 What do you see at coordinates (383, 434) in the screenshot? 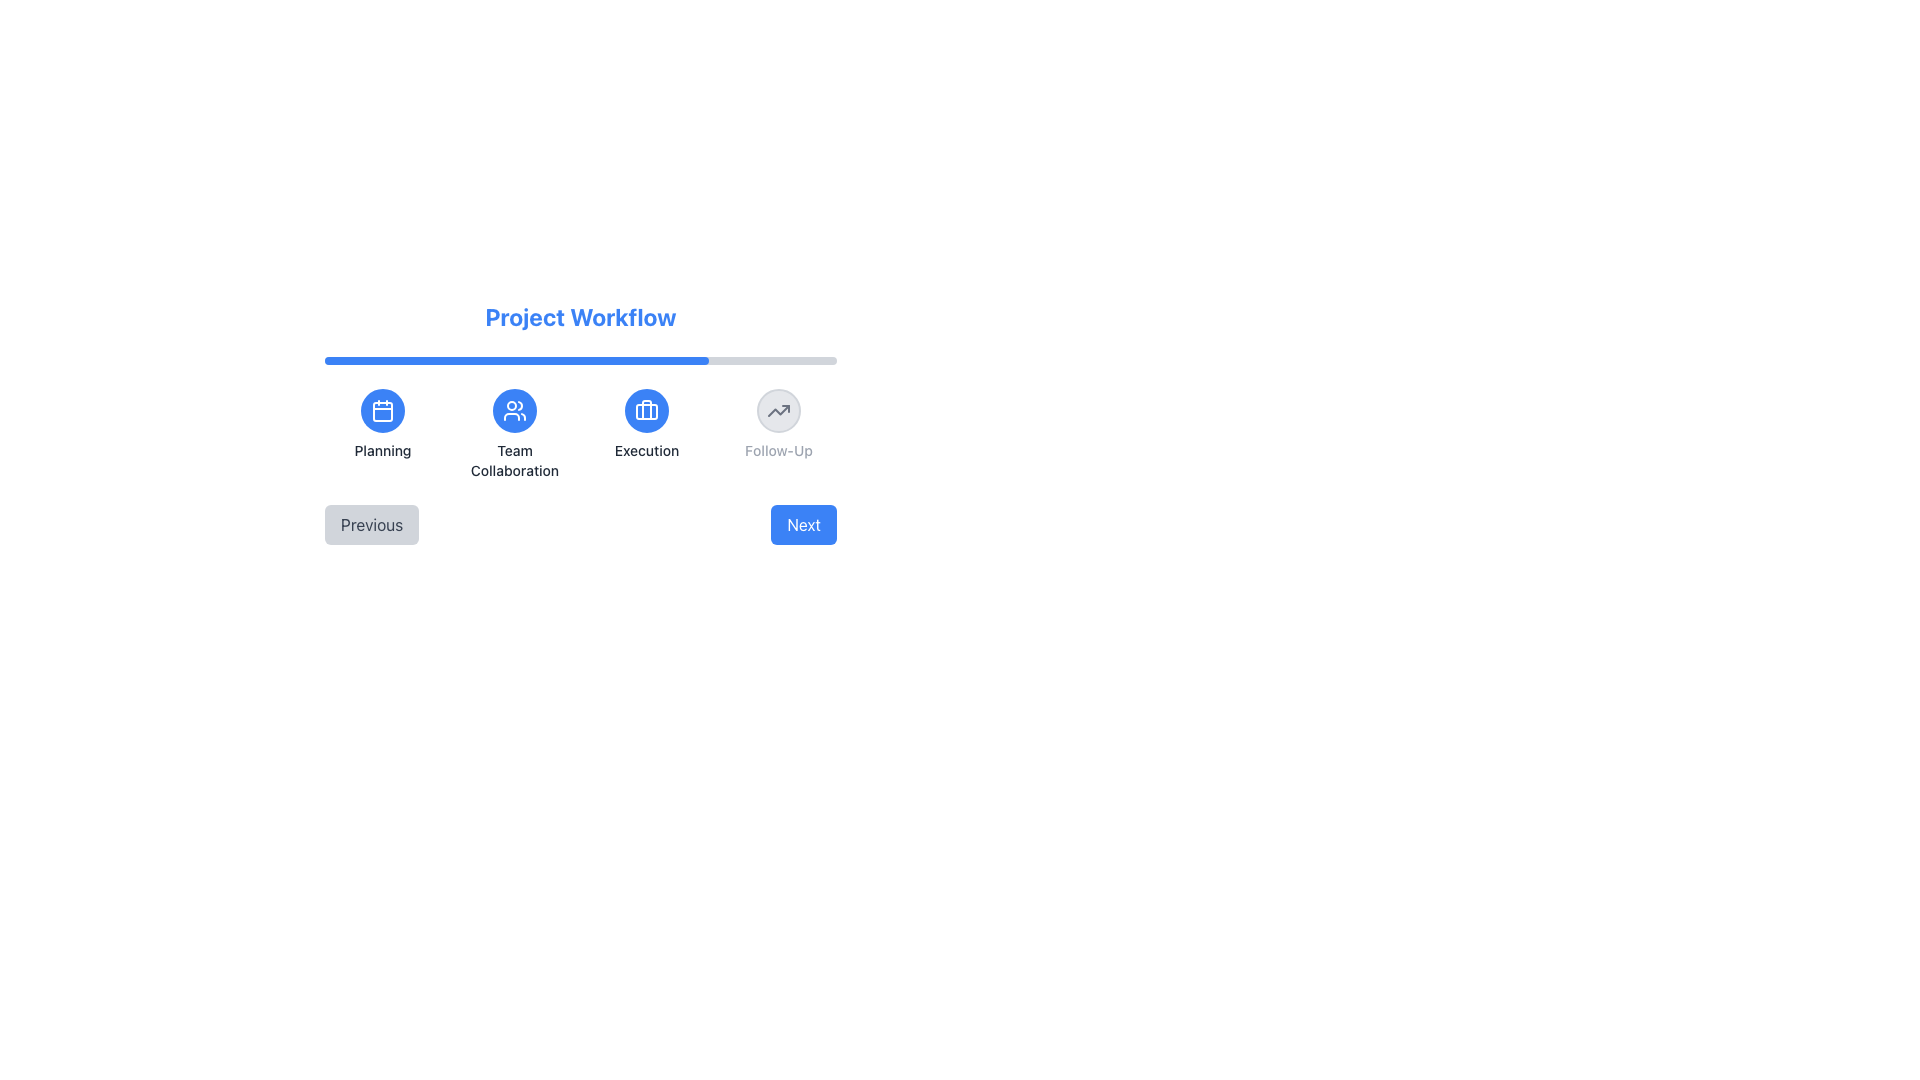
I see `the 'Planning' icon and text label, which features a blue circular calendar icon and is located in the first column of the grid layout, before the 'Team Collaboration' section` at bounding box center [383, 434].